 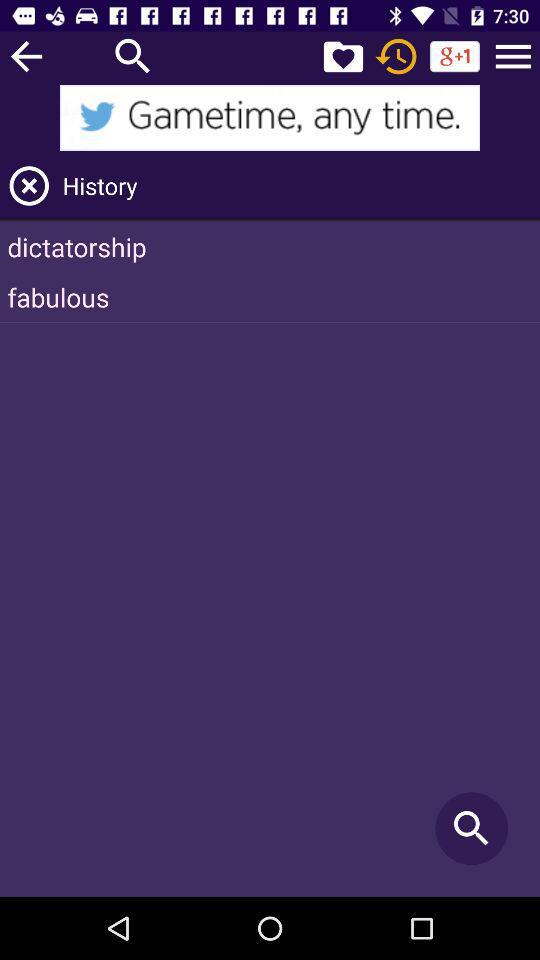 What do you see at coordinates (471, 828) in the screenshot?
I see `item at the bottom right corner` at bounding box center [471, 828].